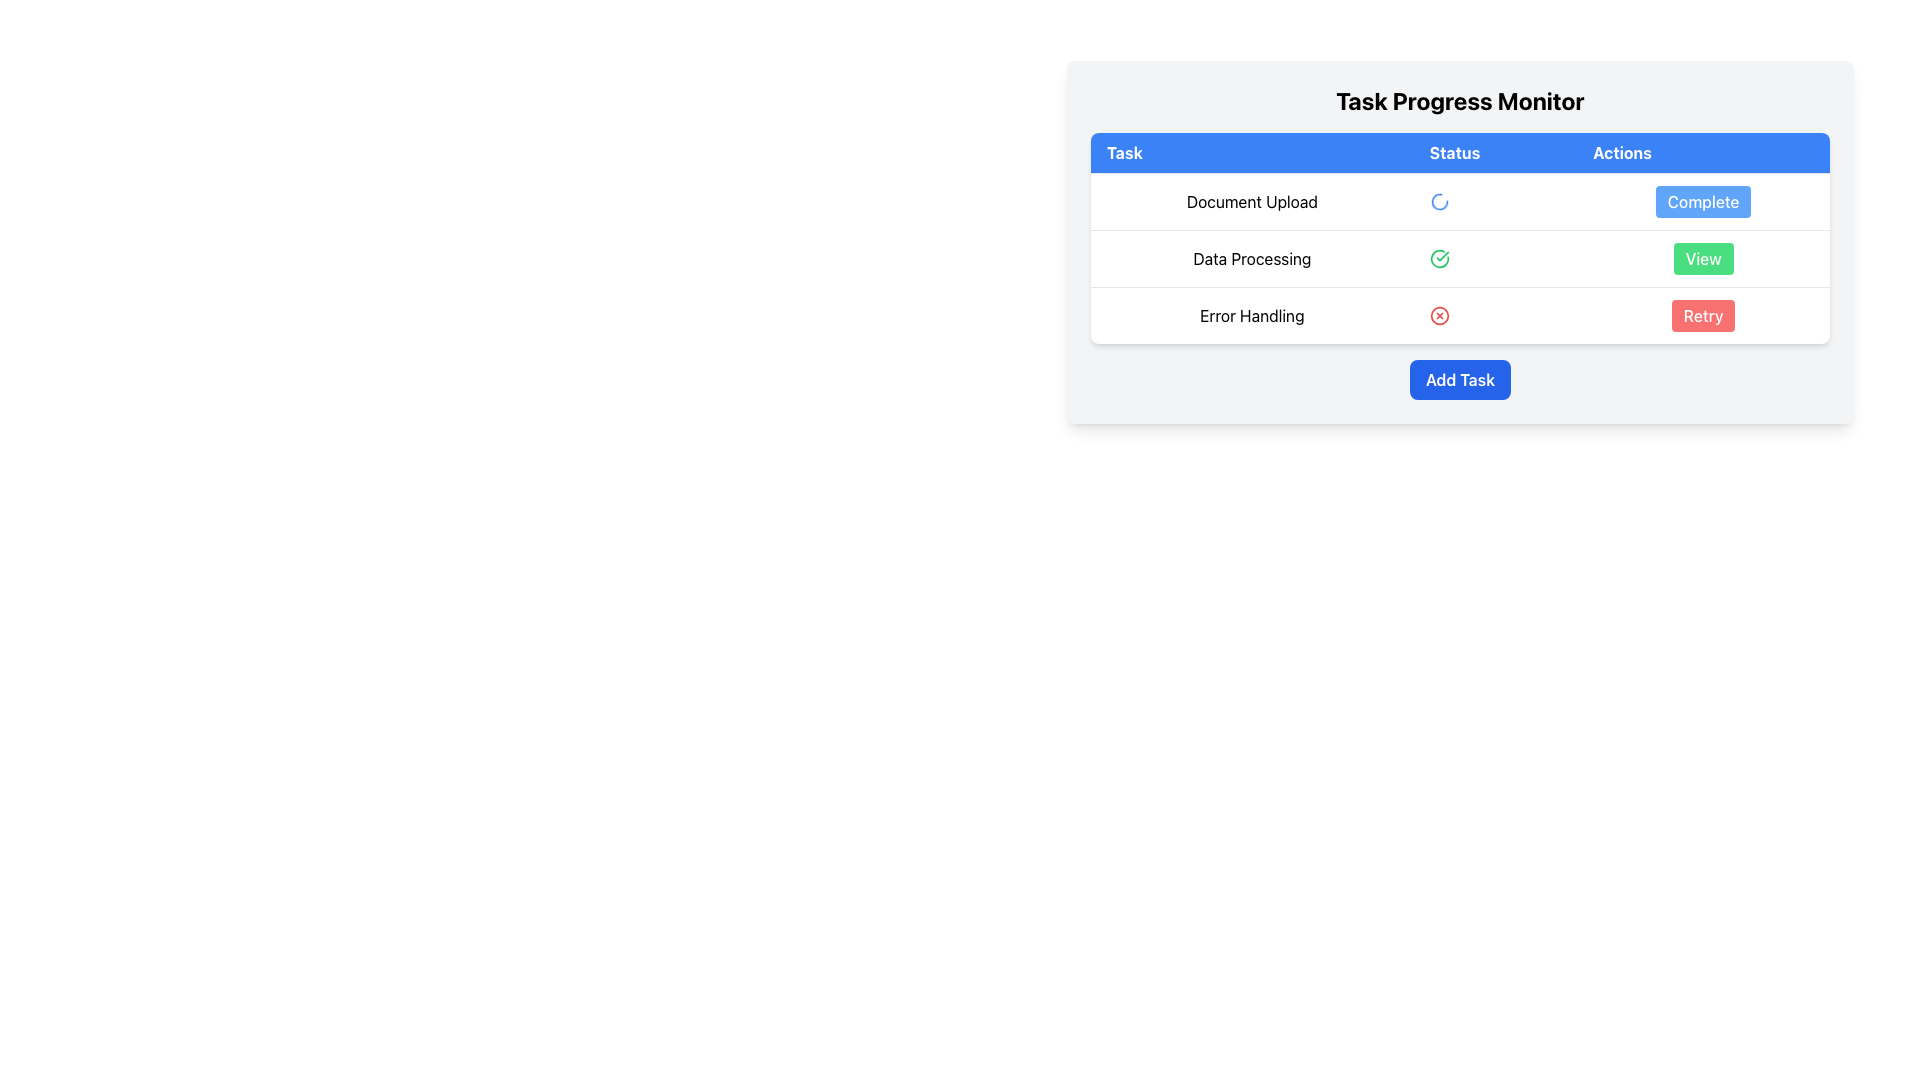  I want to click on the green check icon in the 'Data Processing' task entry, which is the second row of the structured table, so click(1460, 257).